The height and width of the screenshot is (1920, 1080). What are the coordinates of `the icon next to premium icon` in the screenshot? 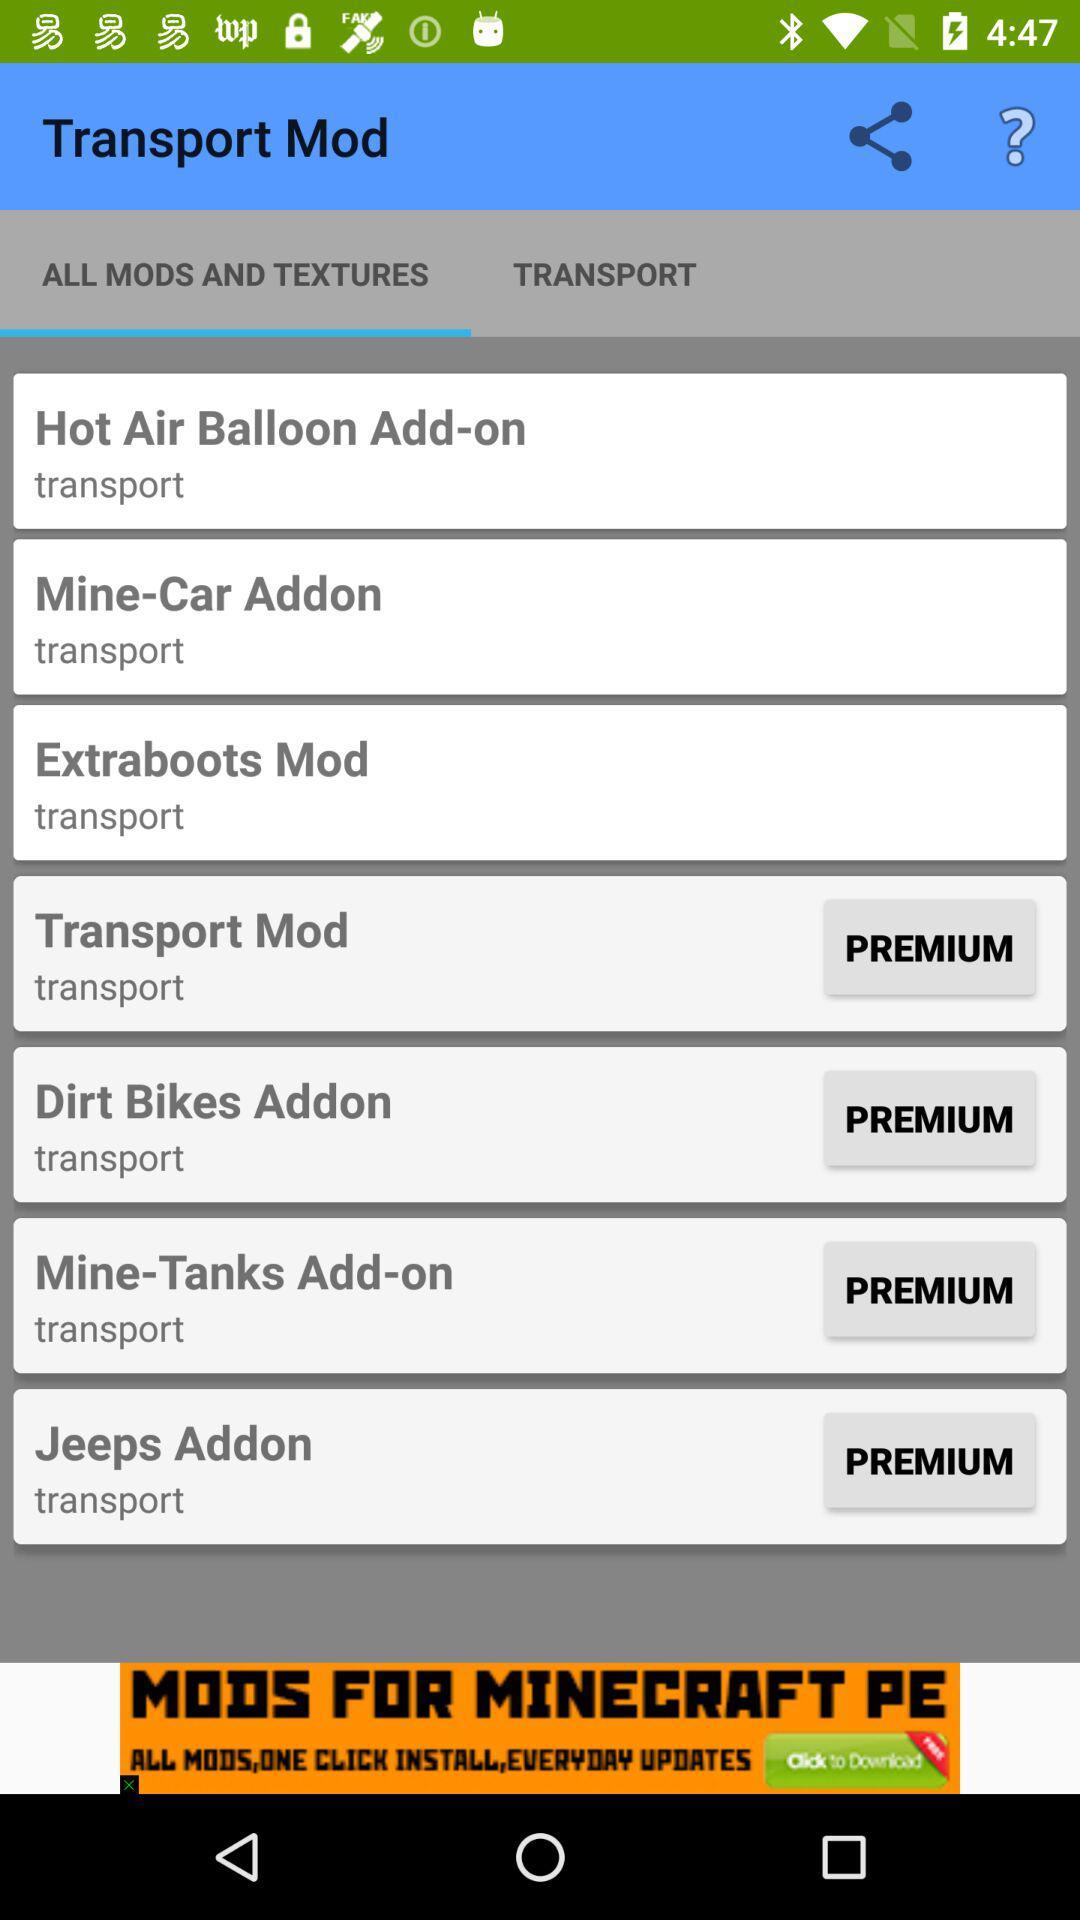 It's located at (423, 1098).